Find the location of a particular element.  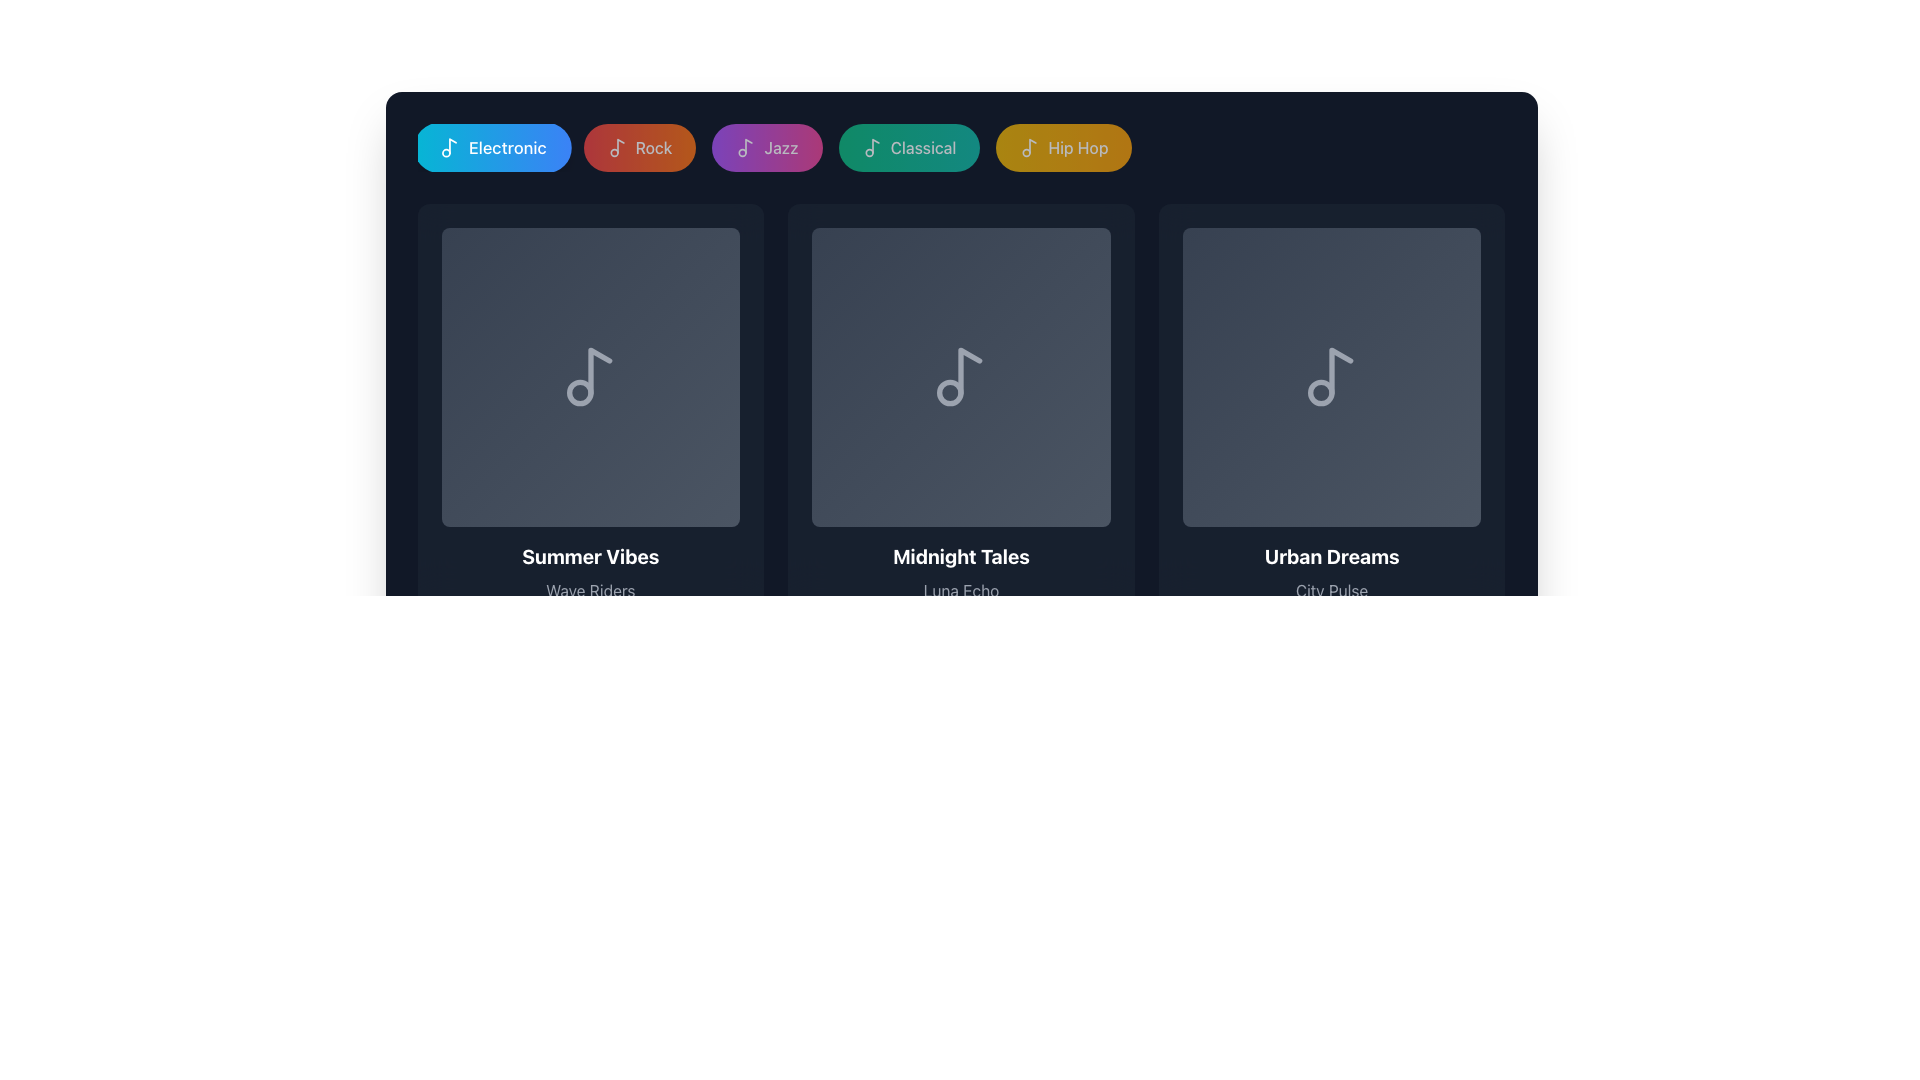

the musical note icon with a light gray outline located centrally within the leftmost card is located at coordinates (589, 377).